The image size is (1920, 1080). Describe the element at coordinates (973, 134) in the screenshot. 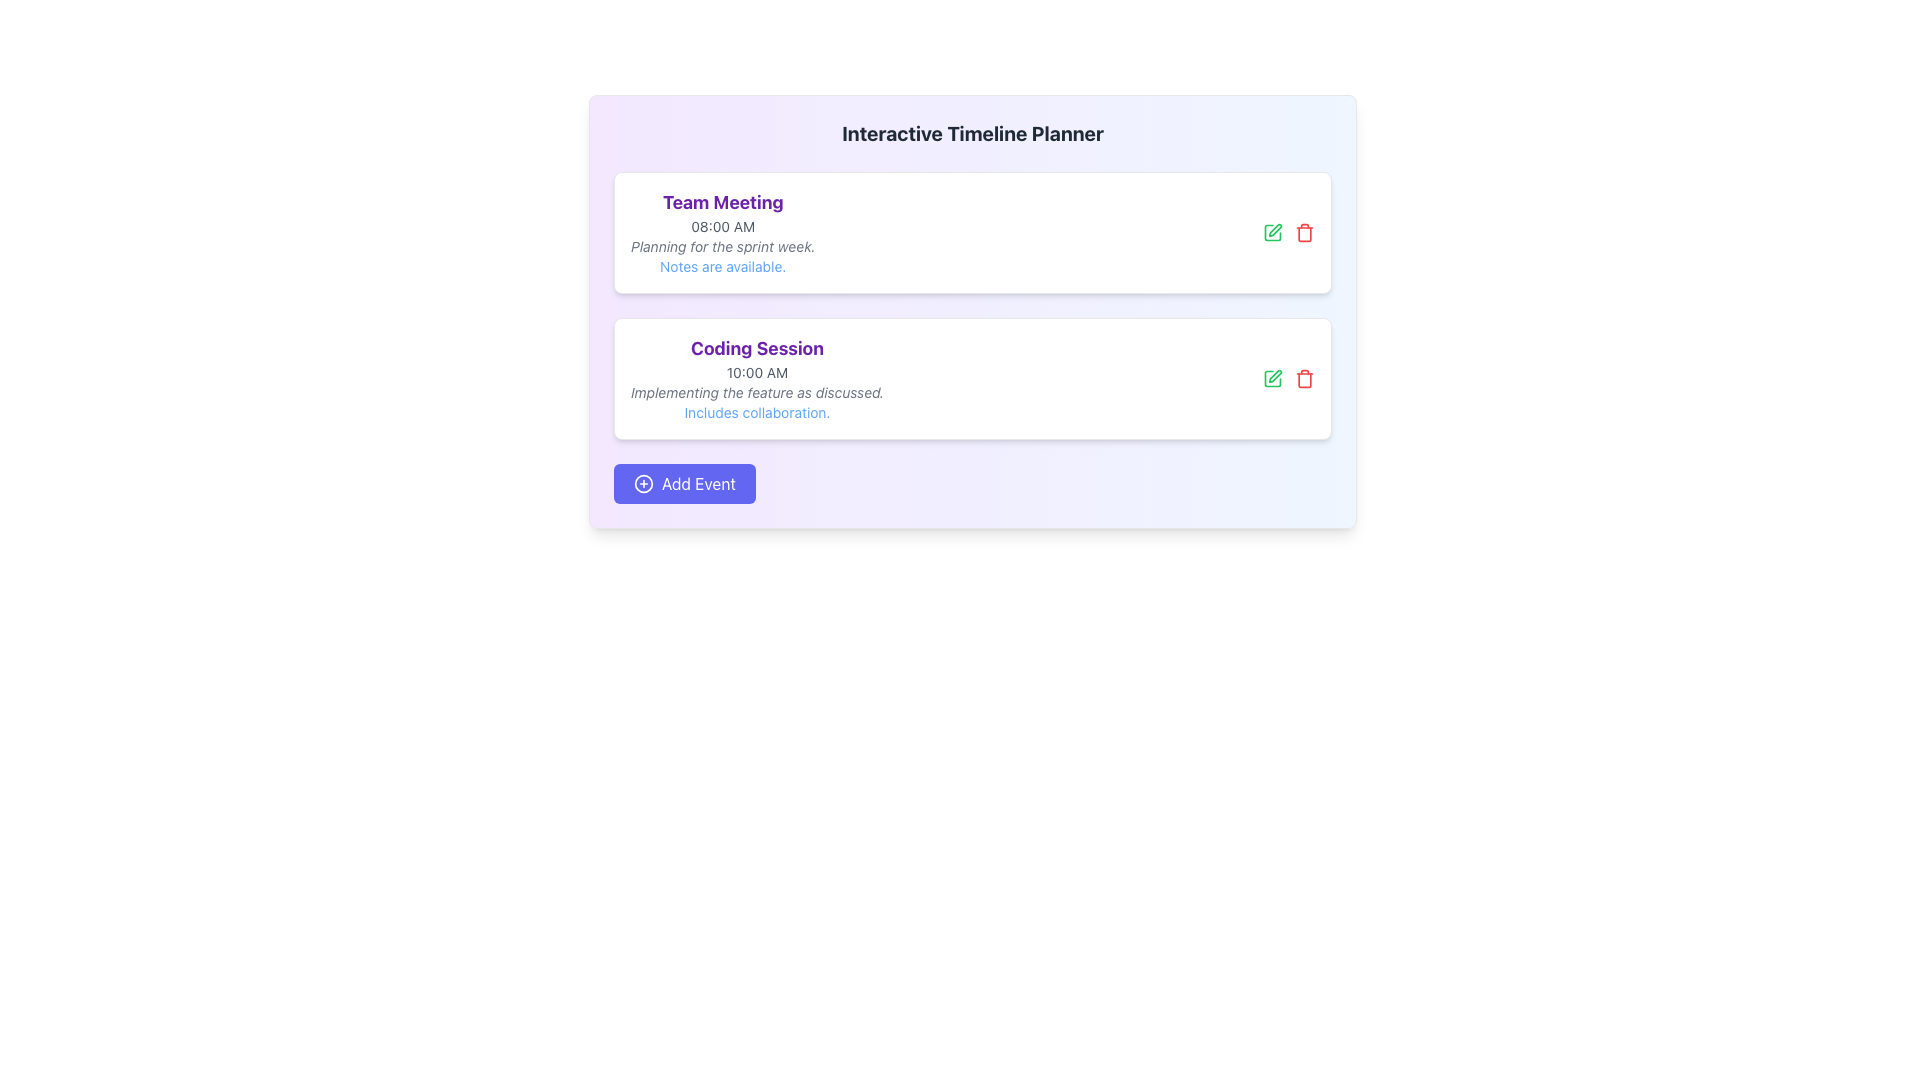

I see `the Header Text labeled 'Interactive Timeline Planner'` at that location.